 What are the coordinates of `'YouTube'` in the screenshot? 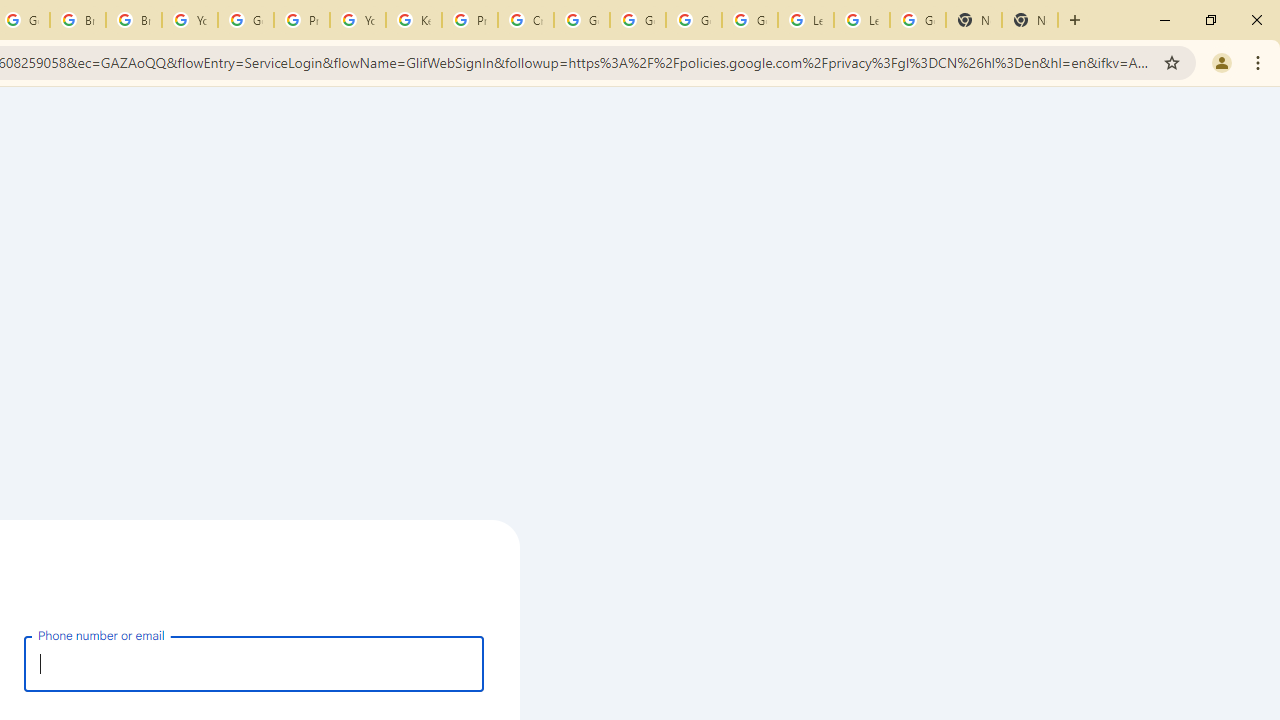 It's located at (358, 20).